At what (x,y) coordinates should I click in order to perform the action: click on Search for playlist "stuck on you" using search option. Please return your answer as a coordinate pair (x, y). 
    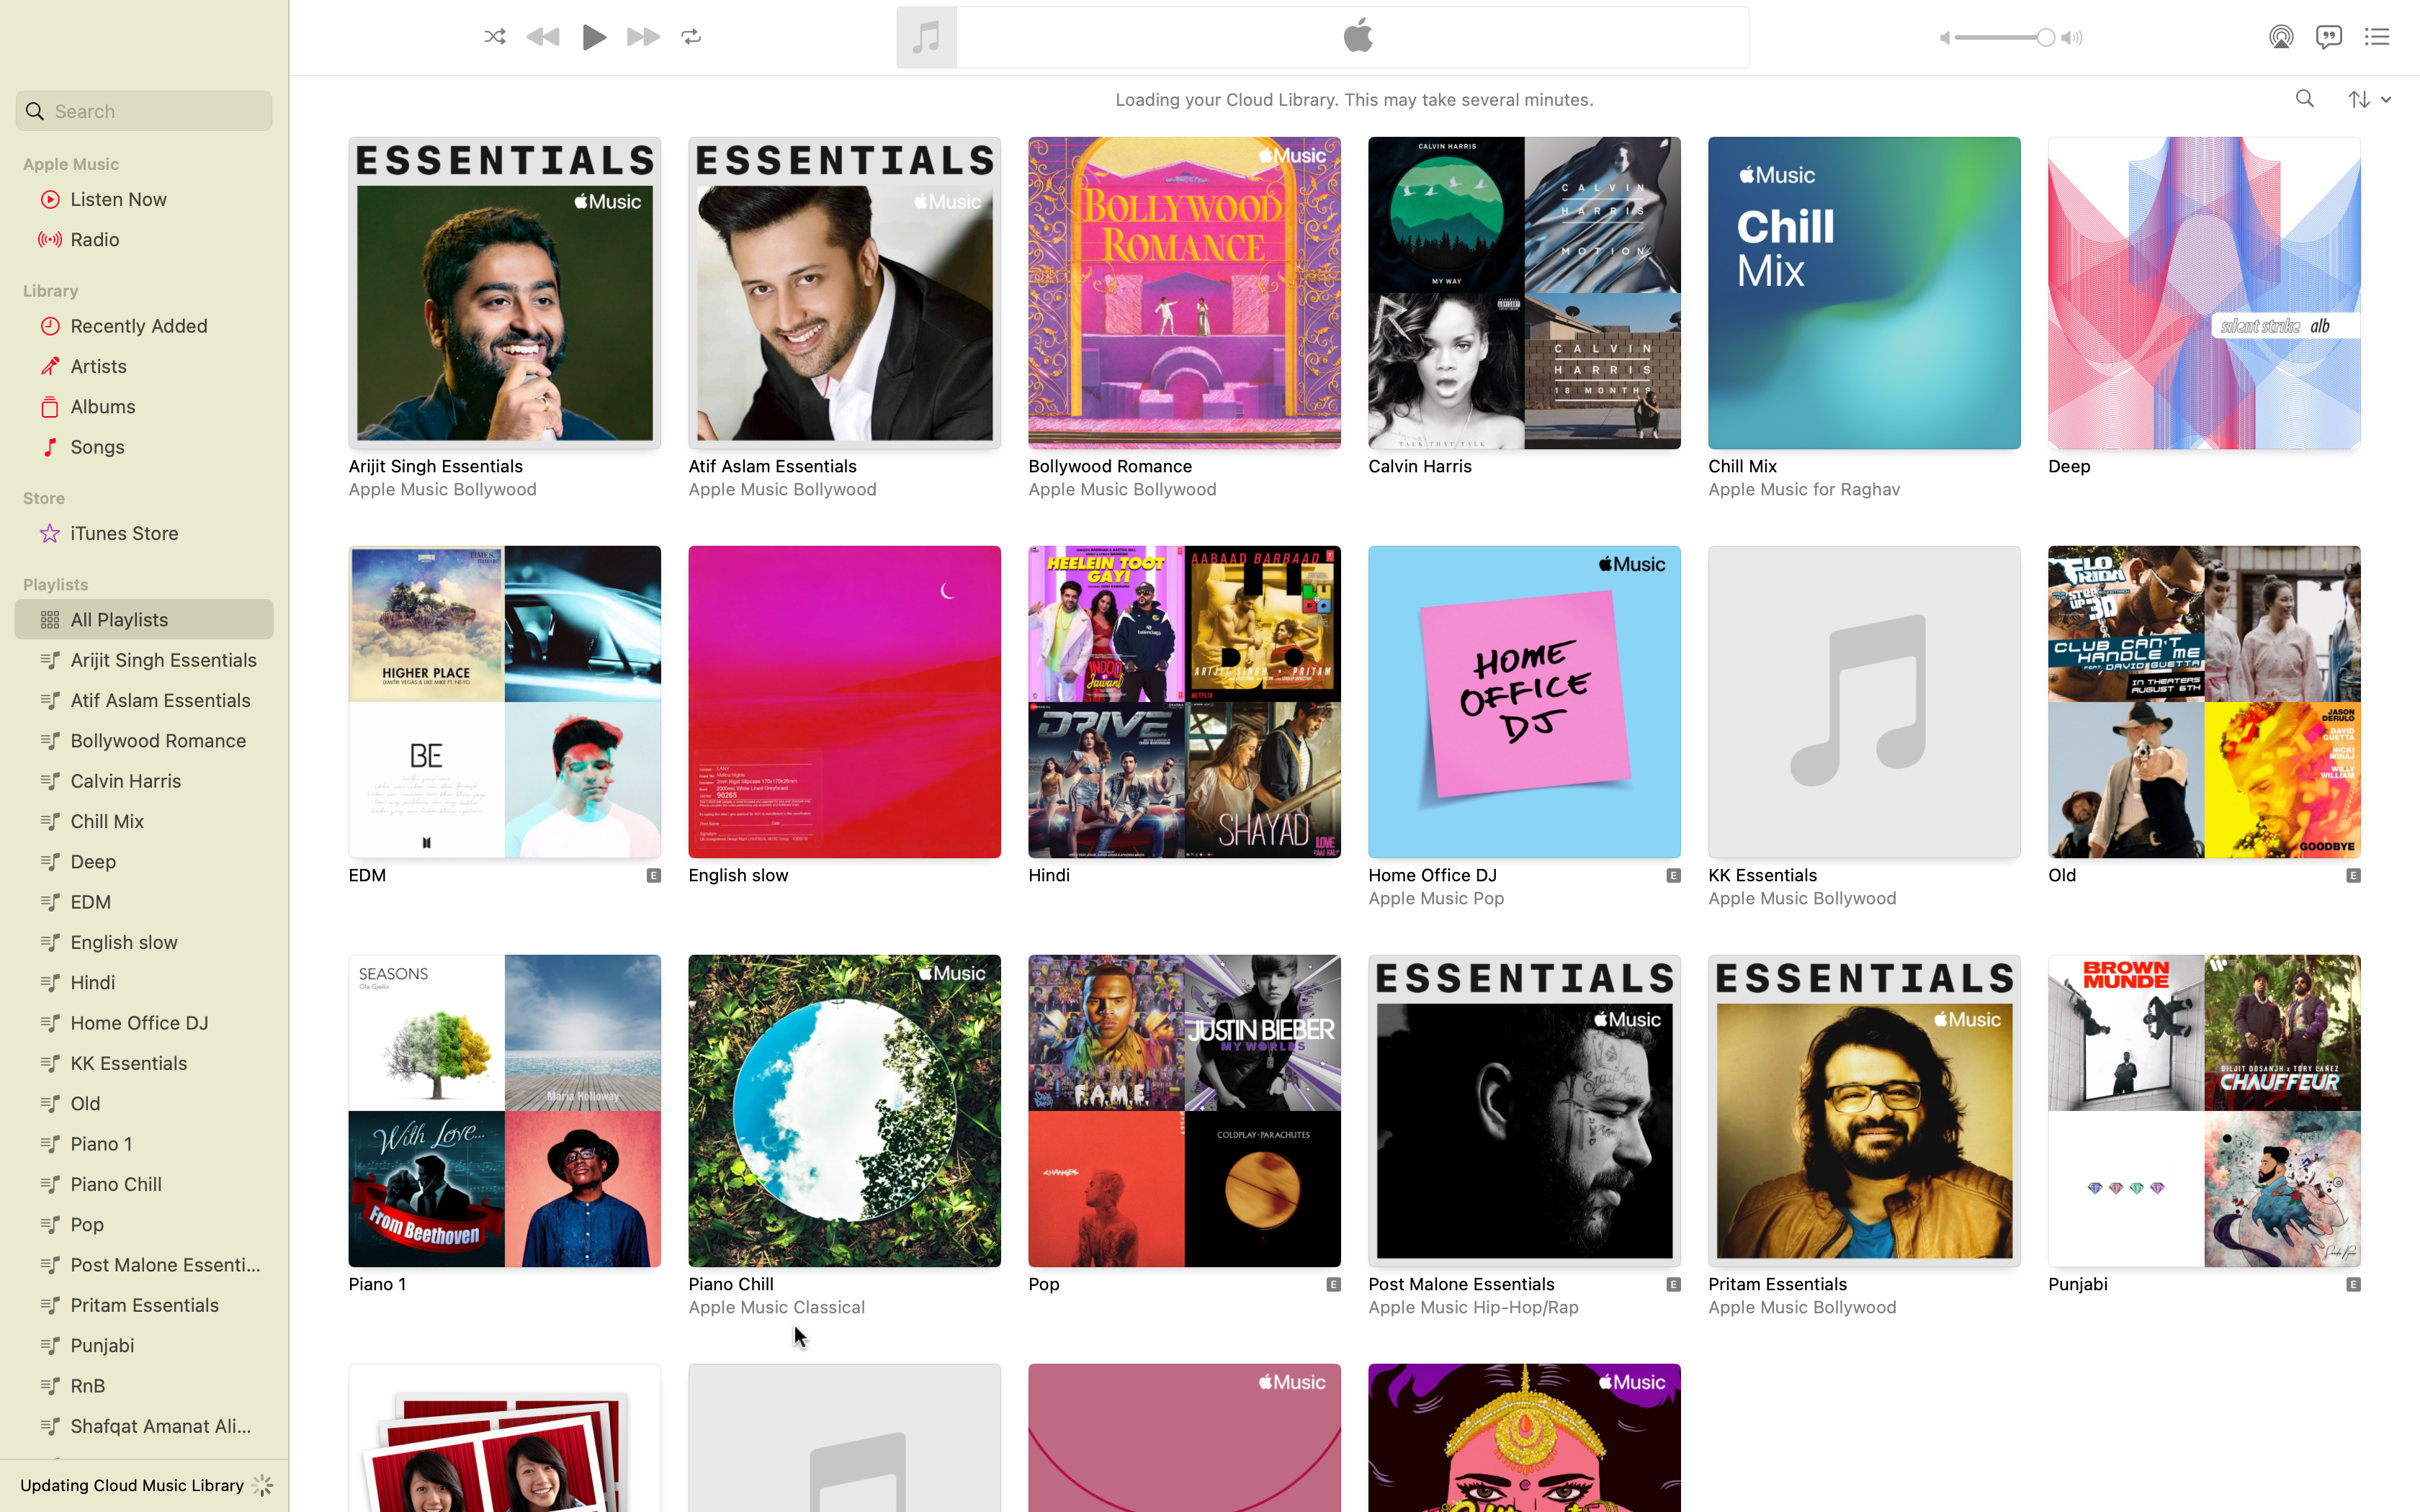
    Looking at the image, I should click on (141, 111).